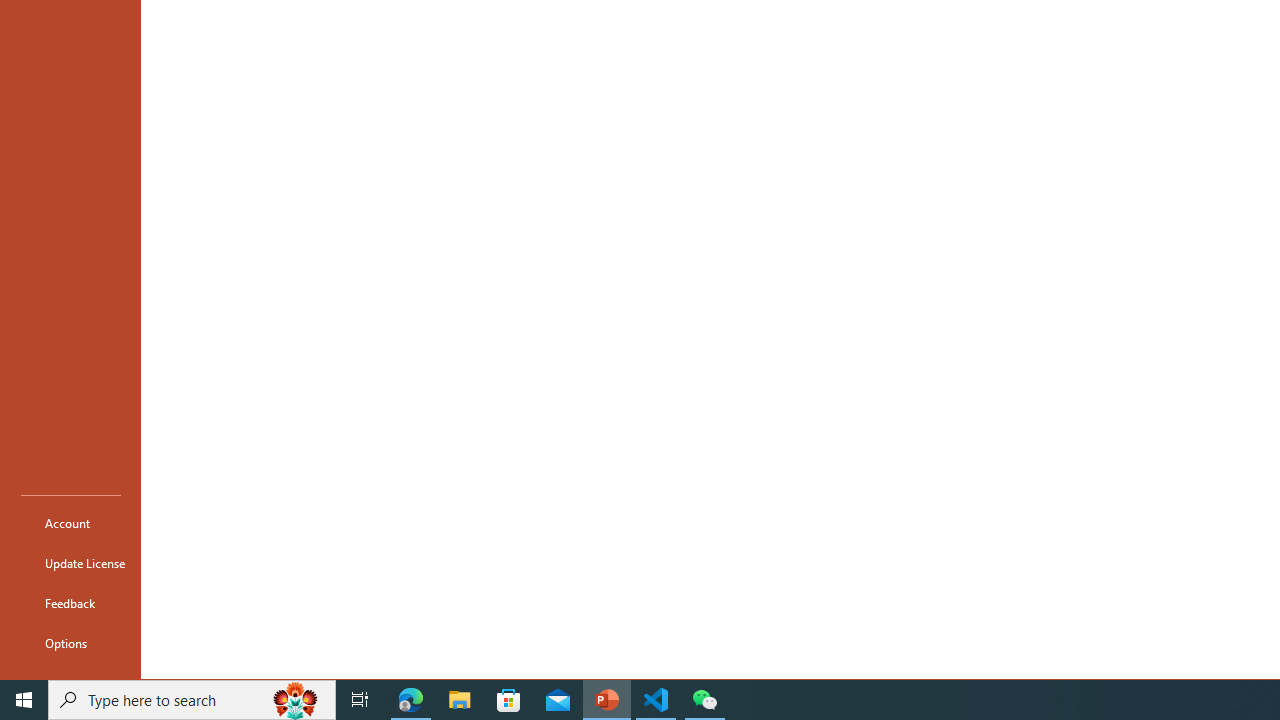 The image size is (1280, 720). Describe the element at coordinates (71, 602) in the screenshot. I see `'Feedback'` at that location.